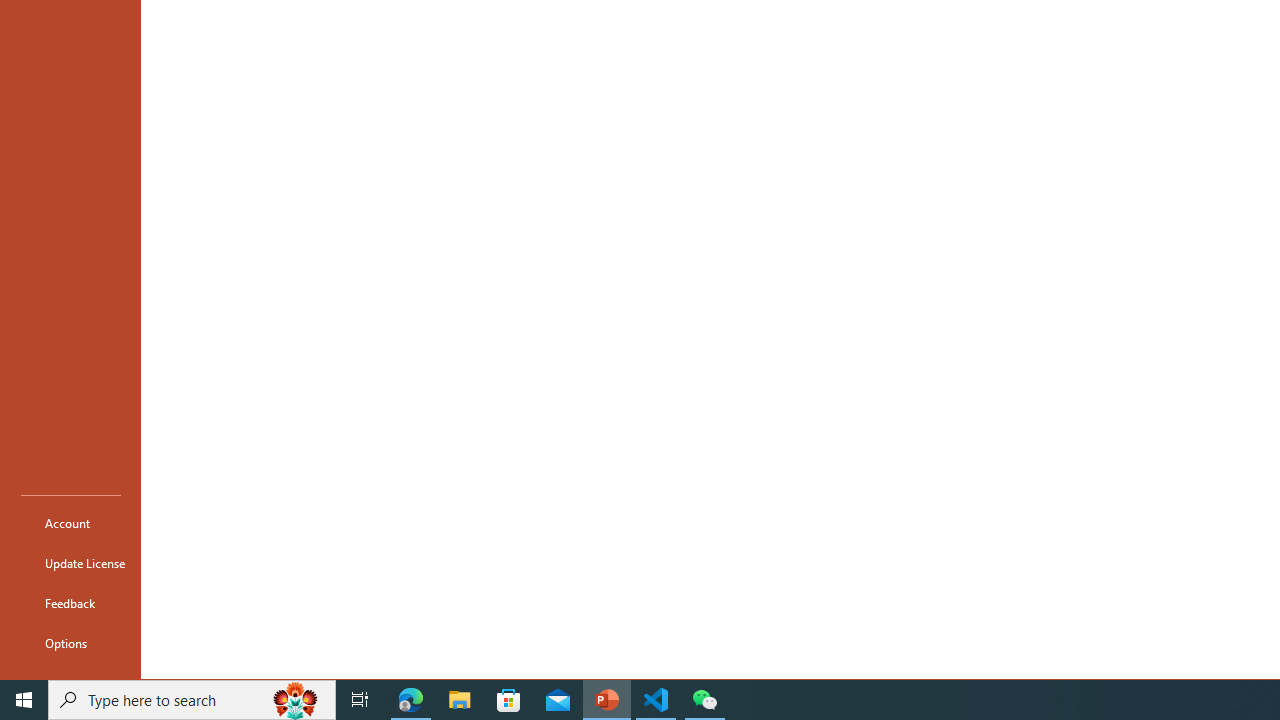 The image size is (1280, 720). Describe the element at coordinates (71, 602) in the screenshot. I see `'Feedback'` at that location.